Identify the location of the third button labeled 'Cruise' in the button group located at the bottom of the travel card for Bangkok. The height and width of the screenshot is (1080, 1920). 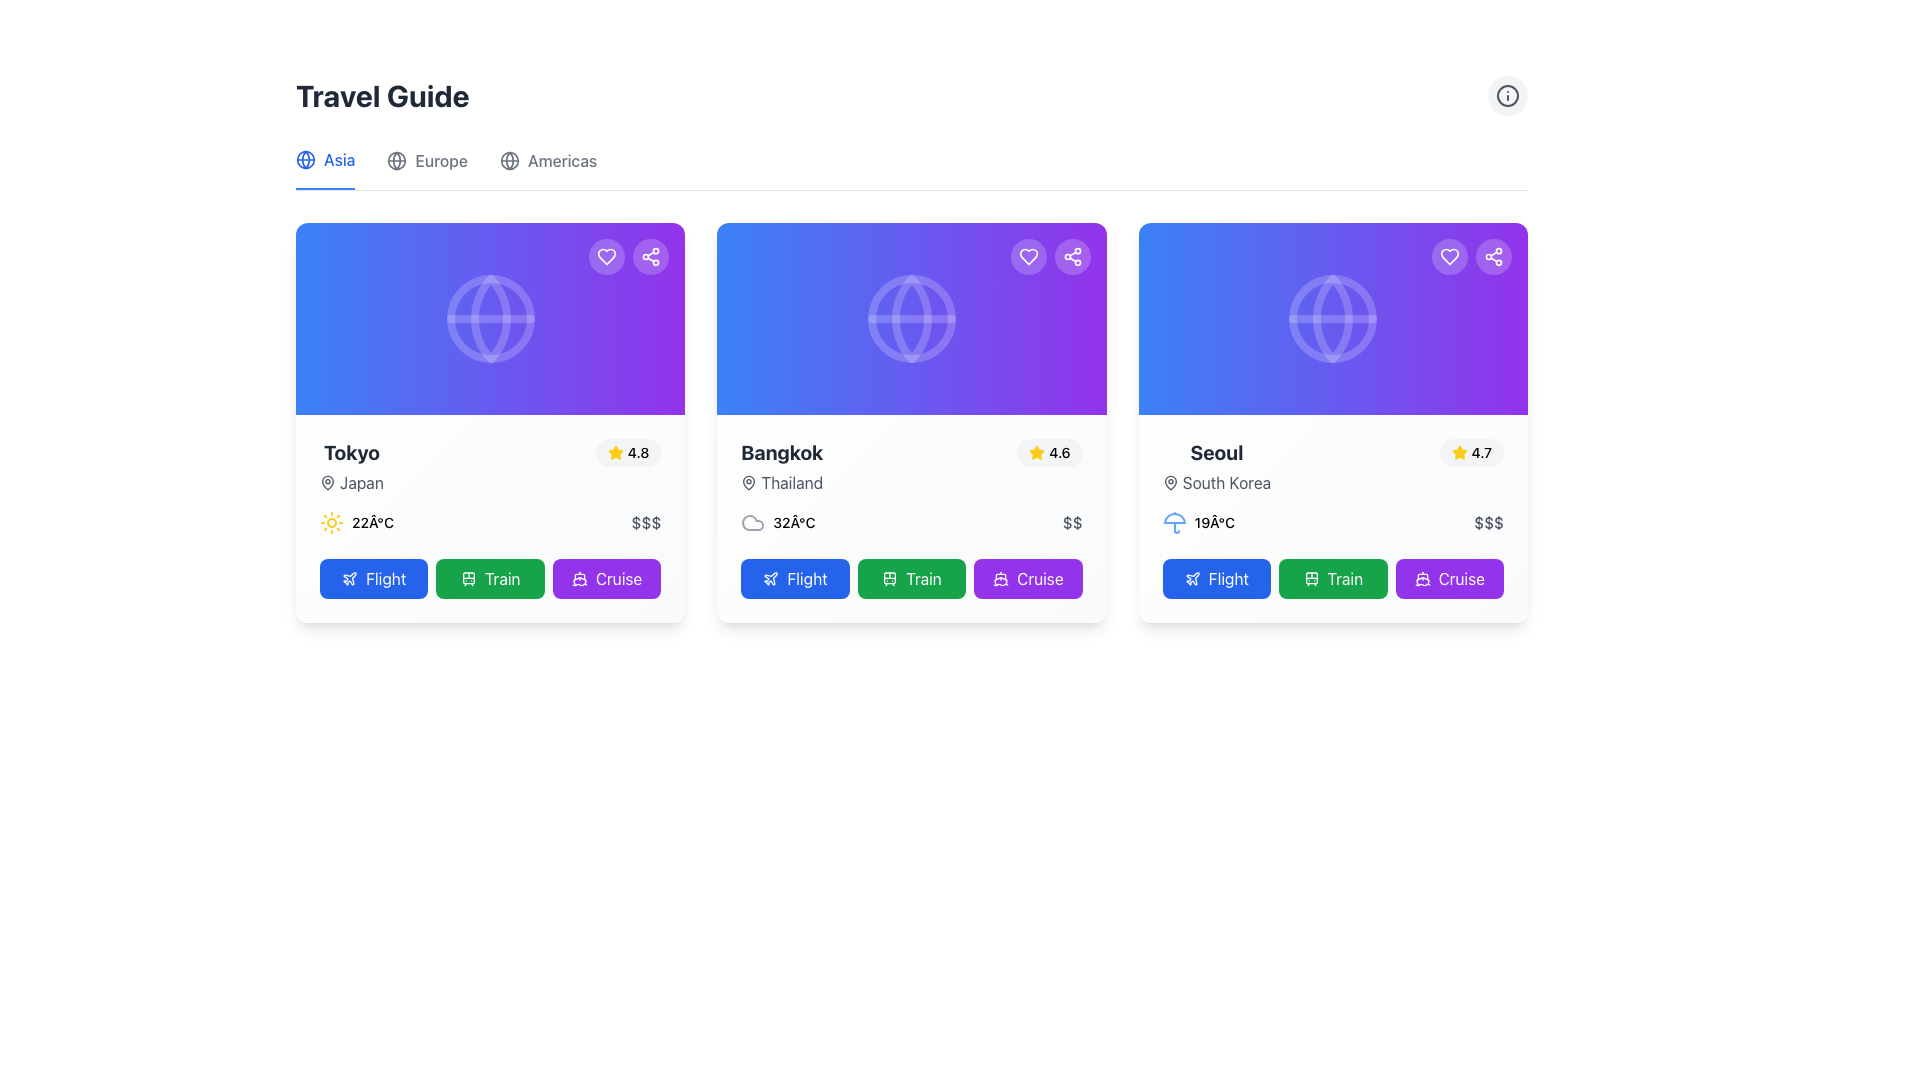
(1028, 578).